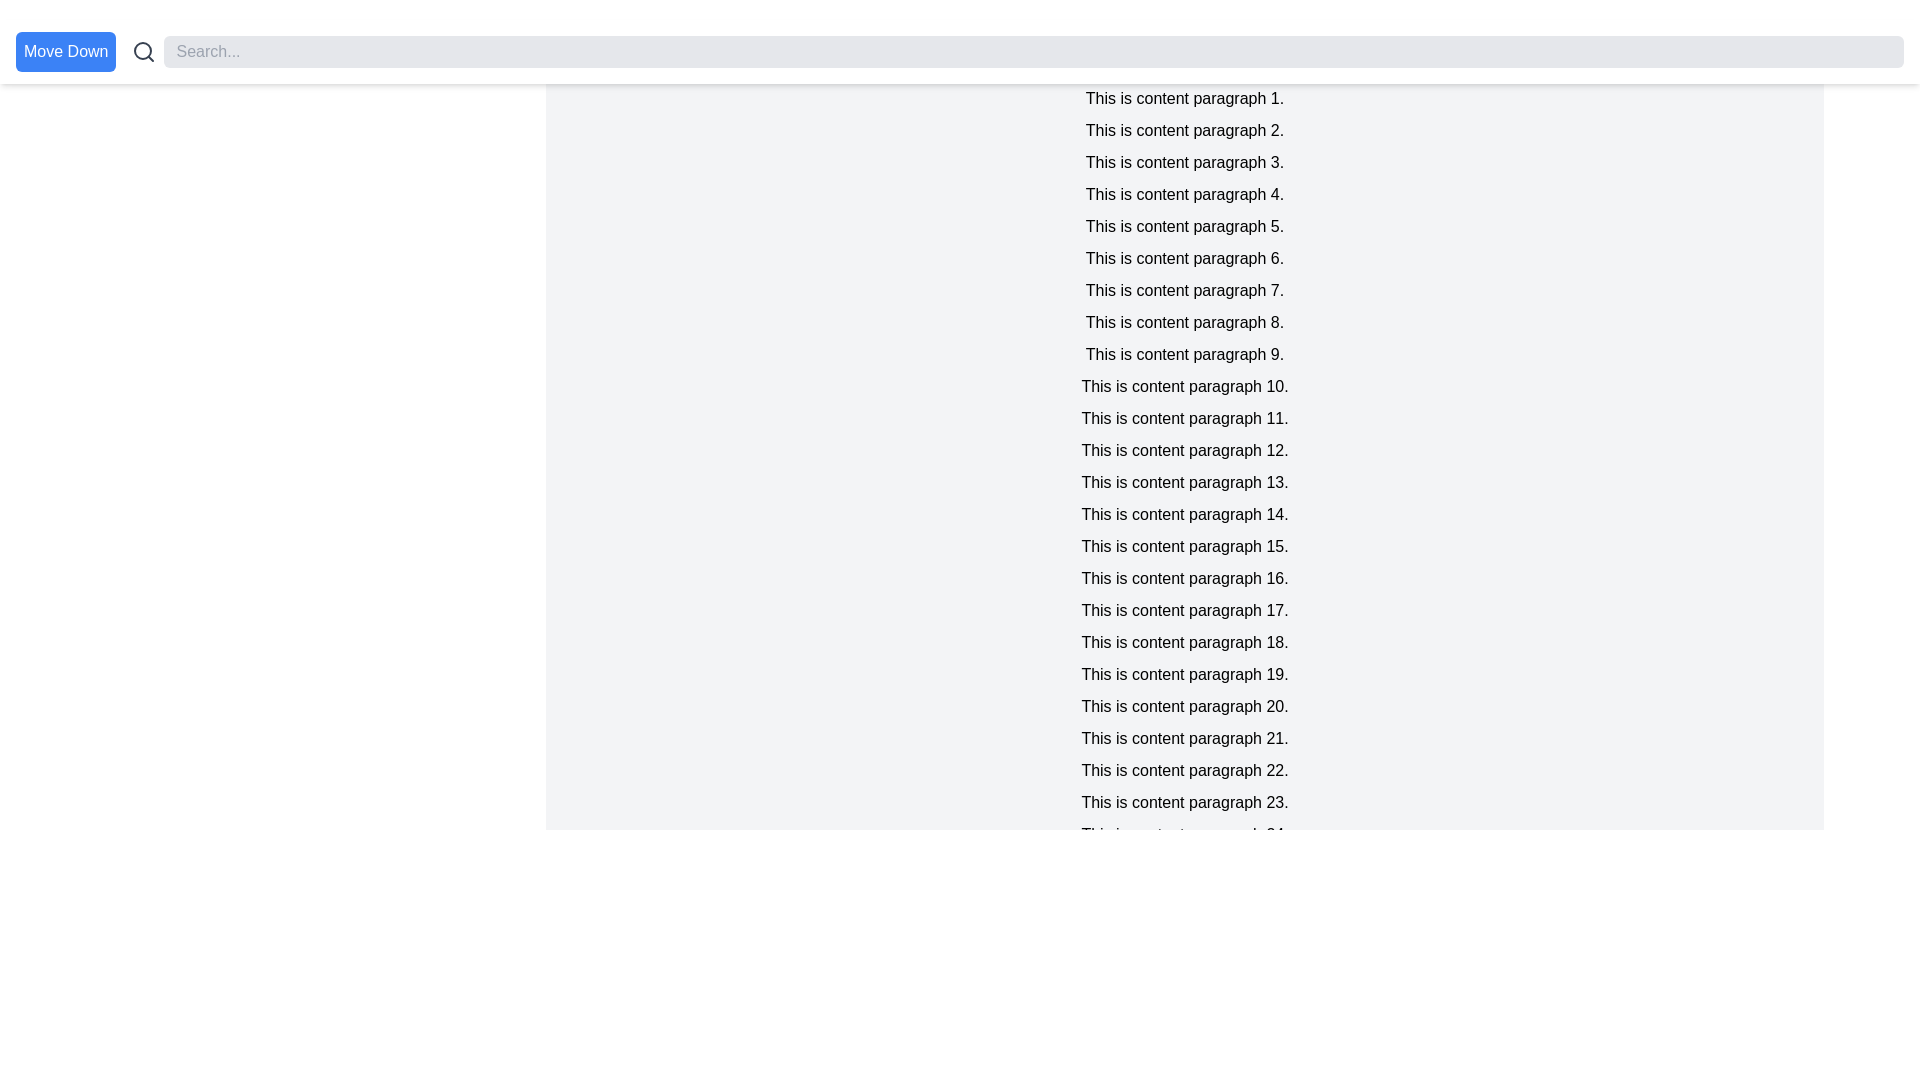 Image resolution: width=1920 pixels, height=1080 pixels. What do you see at coordinates (1185, 578) in the screenshot?
I see `the sixteenth paragraph of the text content list, which is static and non-interactive, located between the fifteenth and seventeenth paragraphs` at bounding box center [1185, 578].